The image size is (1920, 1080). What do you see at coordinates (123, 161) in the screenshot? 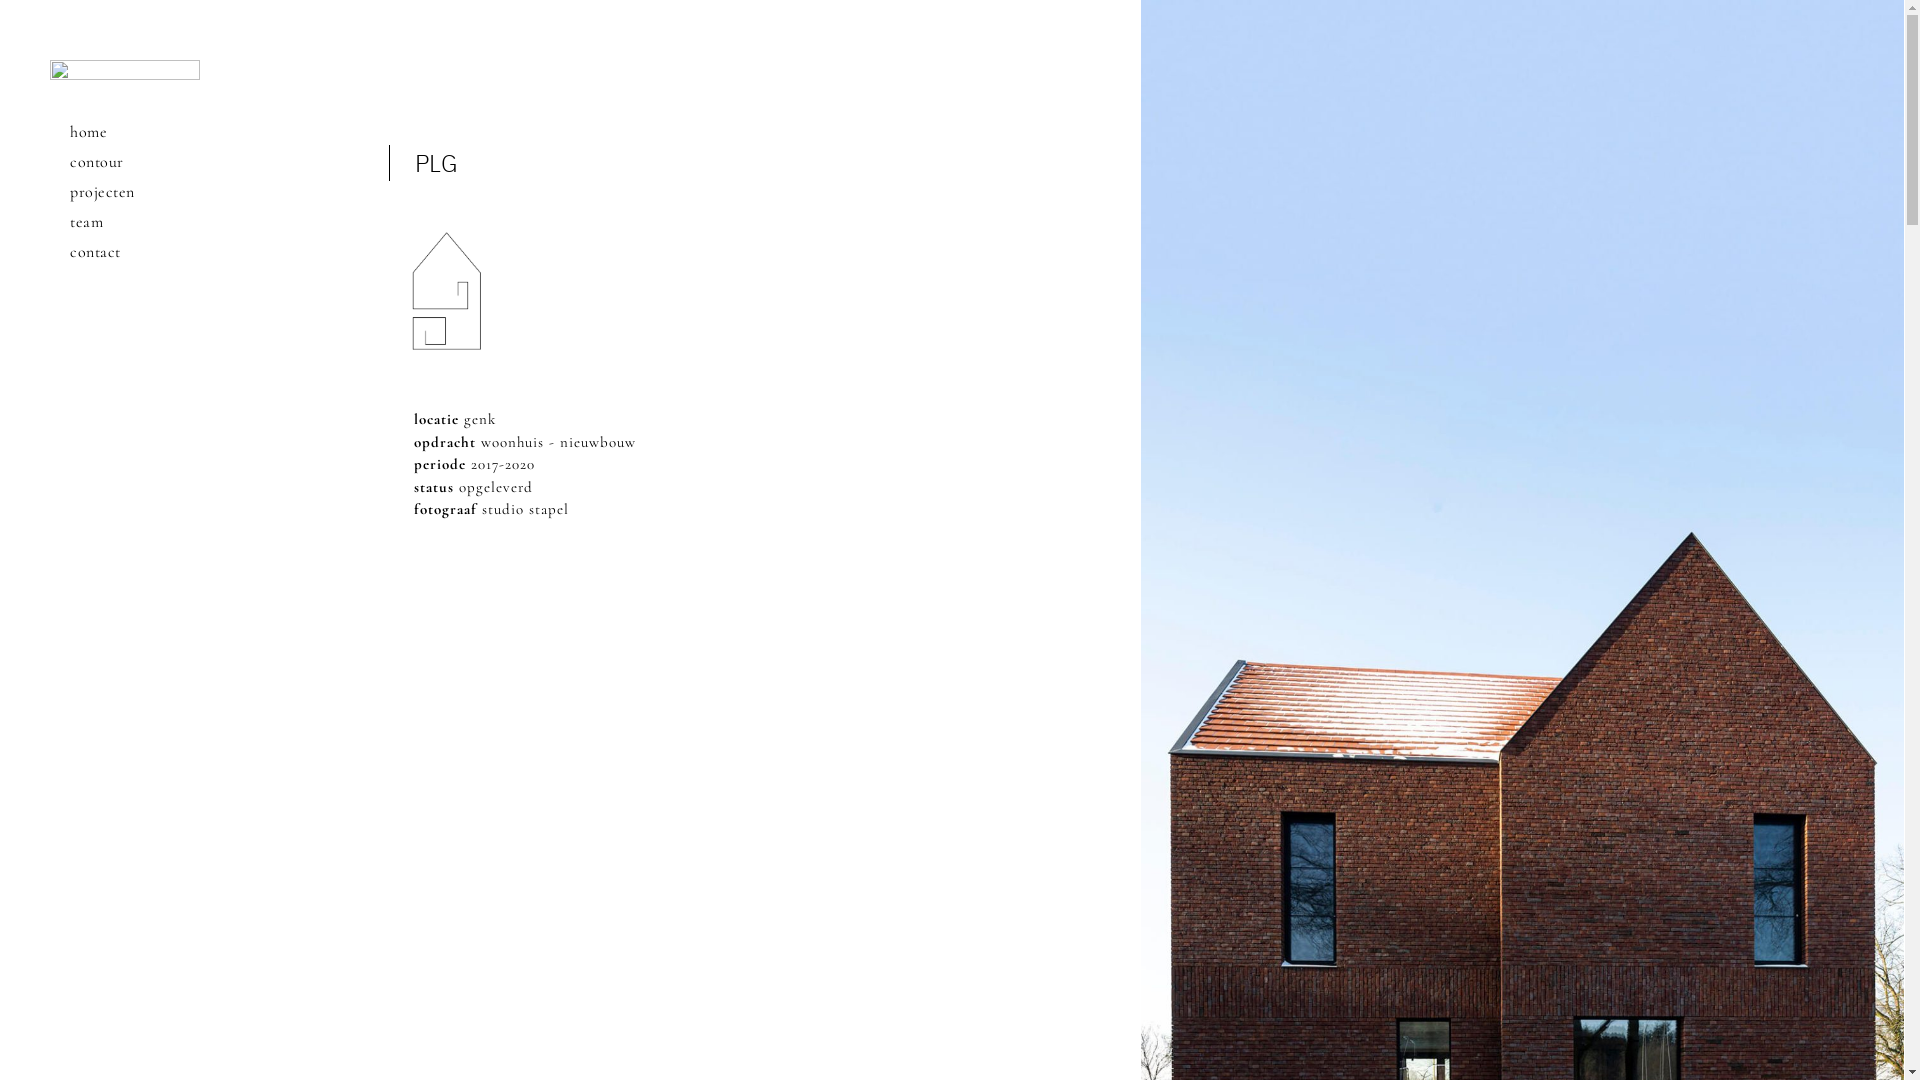
I see `'contour'` at bounding box center [123, 161].